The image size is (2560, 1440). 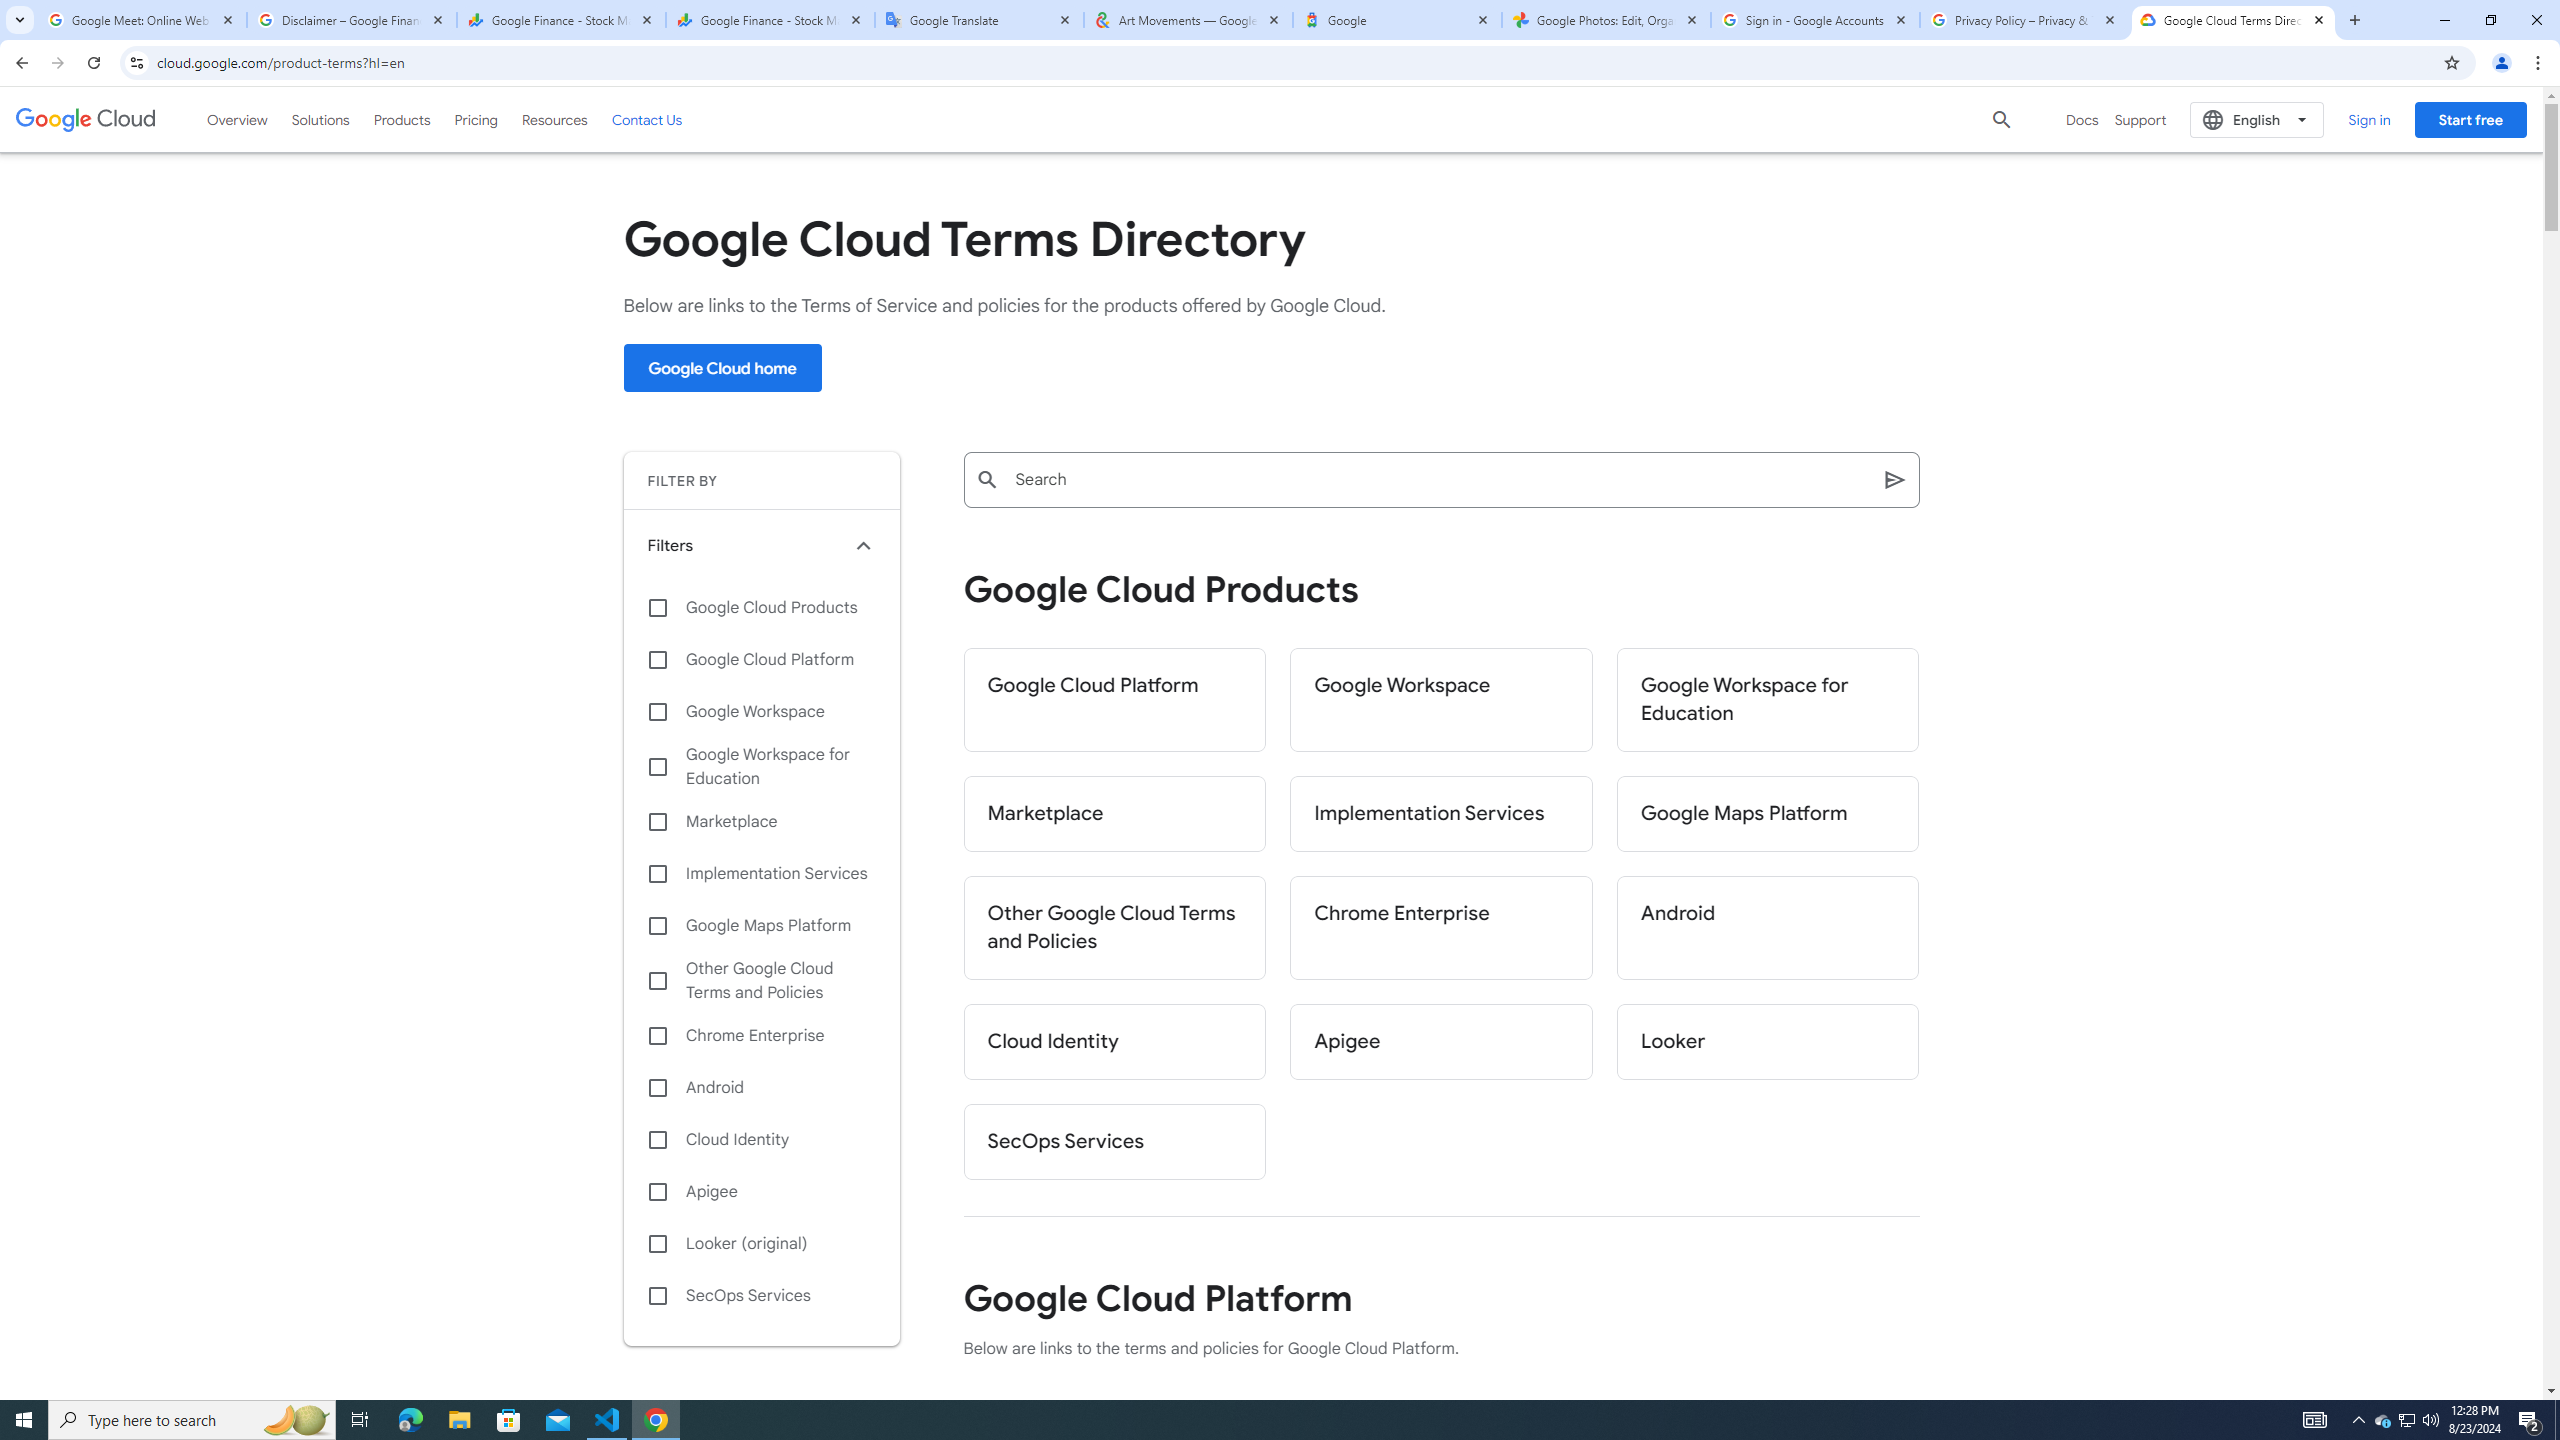 What do you see at coordinates (2140, 118) in the screenshot?
I see `'Support'` at bounding box center [2140, 118].